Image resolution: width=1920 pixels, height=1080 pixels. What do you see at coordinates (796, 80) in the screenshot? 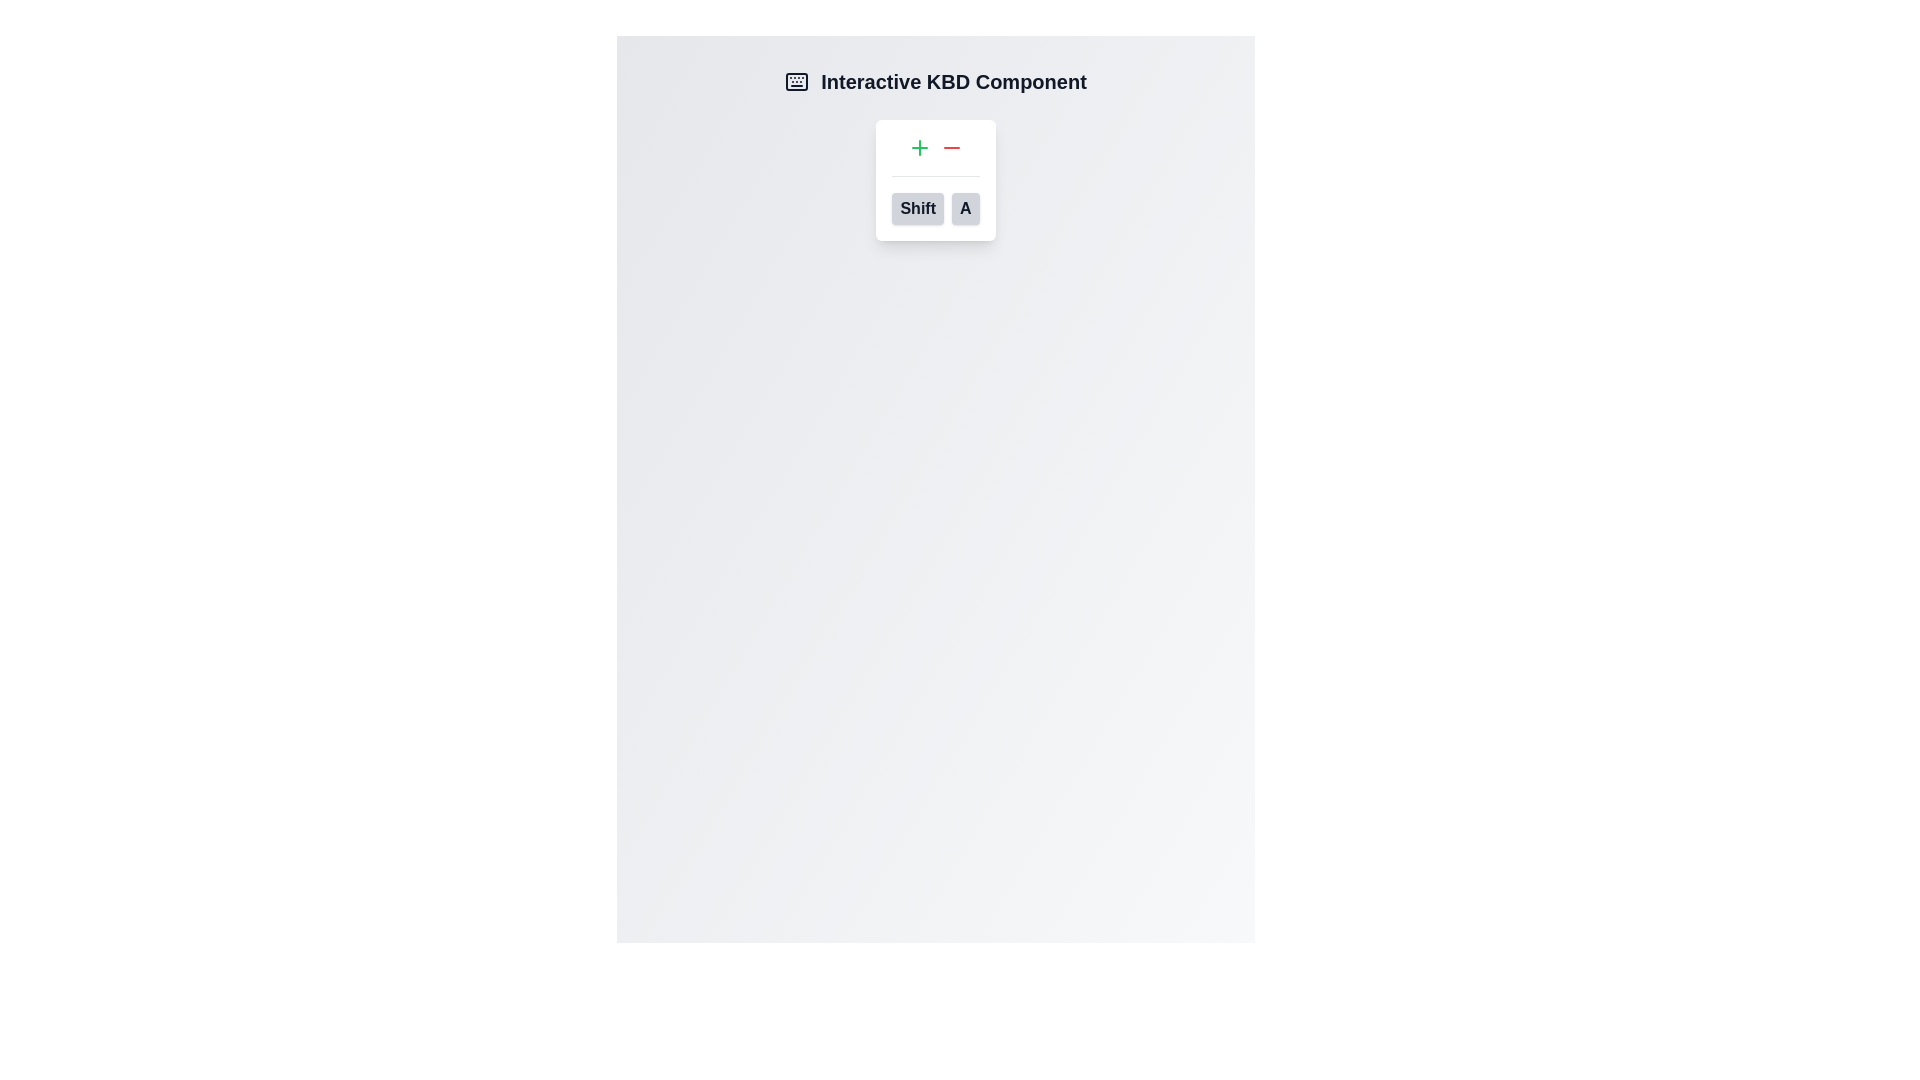
I see `the decorative icon located to the left of the text 'Interactive KBD Component', which visually represents a keyboard interface` at bounding box center [796, 80].